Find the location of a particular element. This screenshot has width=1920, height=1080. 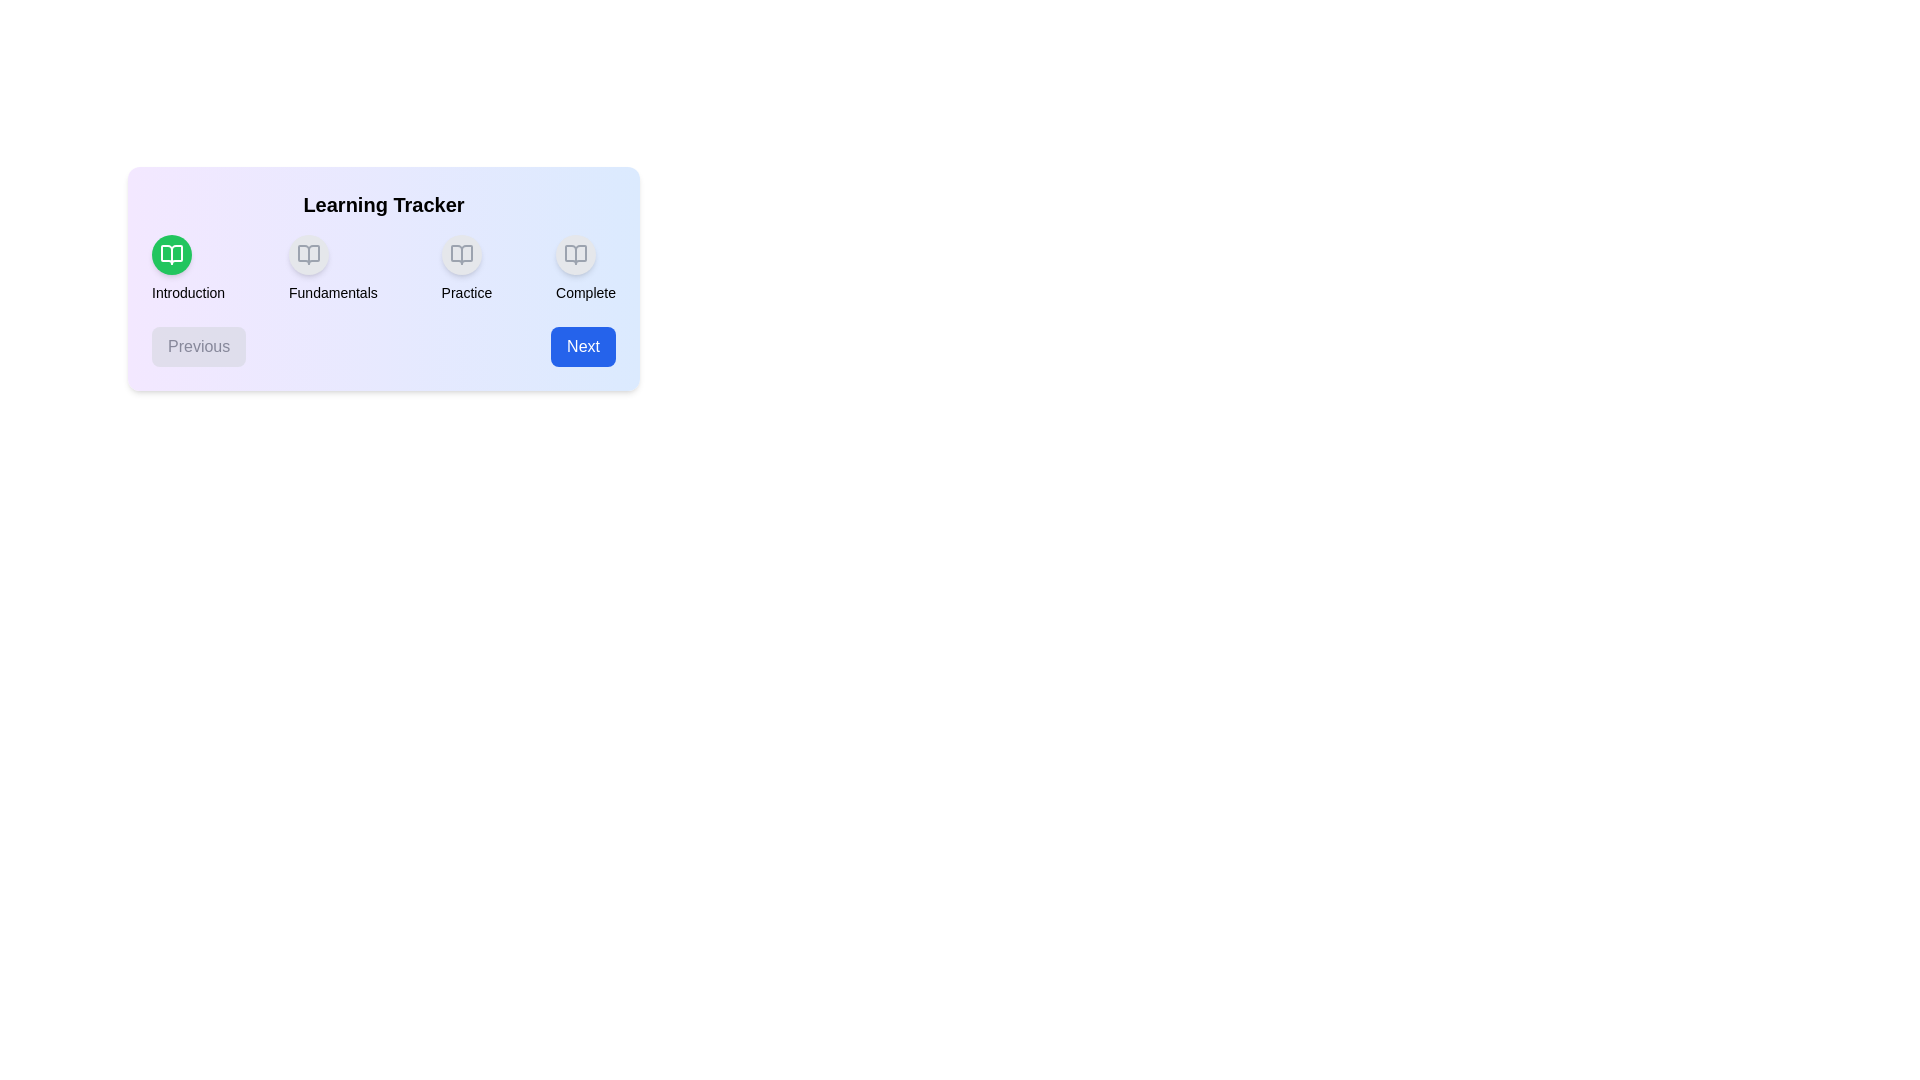

the informational label for a stage within the 'Learning Tracker', located beneath the book icon is located at coordinates (465, 293).